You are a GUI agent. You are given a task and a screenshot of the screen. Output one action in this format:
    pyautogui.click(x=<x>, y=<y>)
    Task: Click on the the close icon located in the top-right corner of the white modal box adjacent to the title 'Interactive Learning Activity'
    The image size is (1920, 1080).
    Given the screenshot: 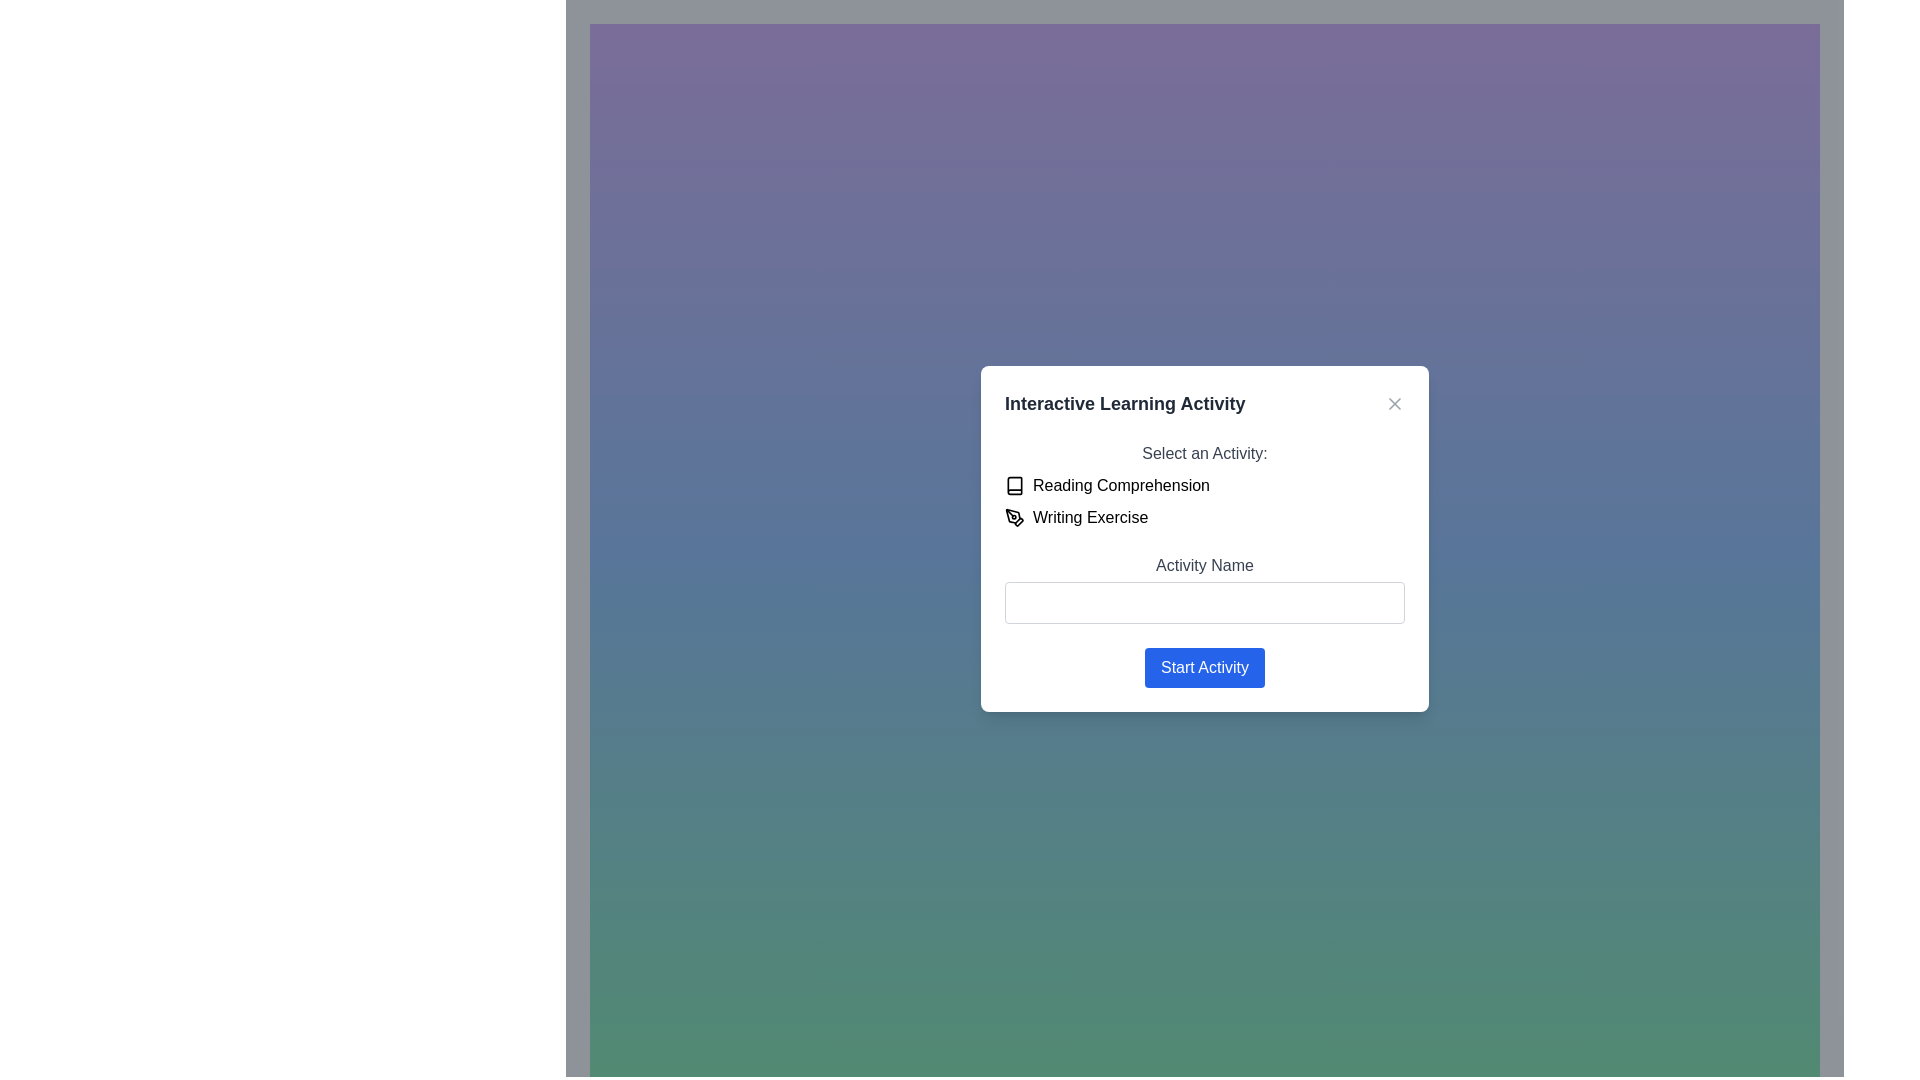 What is the action you would take?
    pyautogui.click(x=1394, y=403)
    